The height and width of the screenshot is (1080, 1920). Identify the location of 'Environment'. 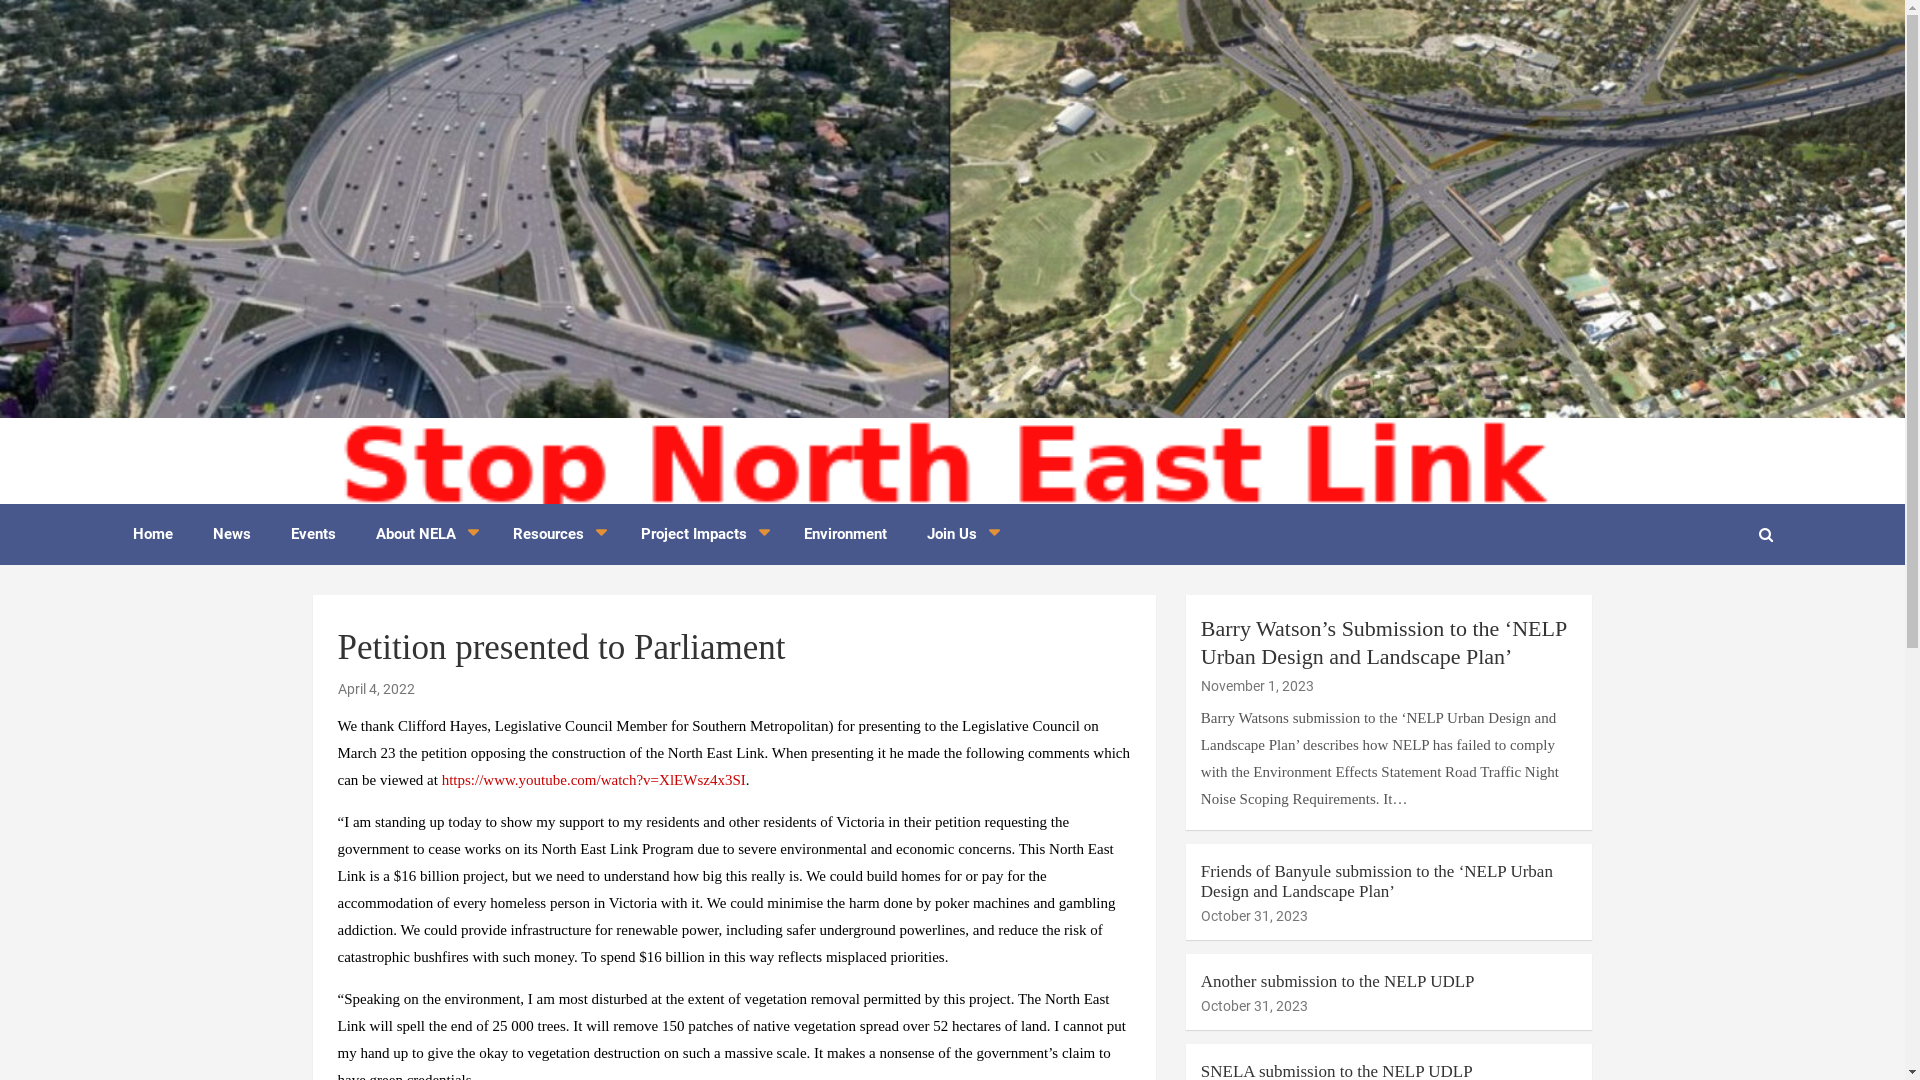
(845, 533).